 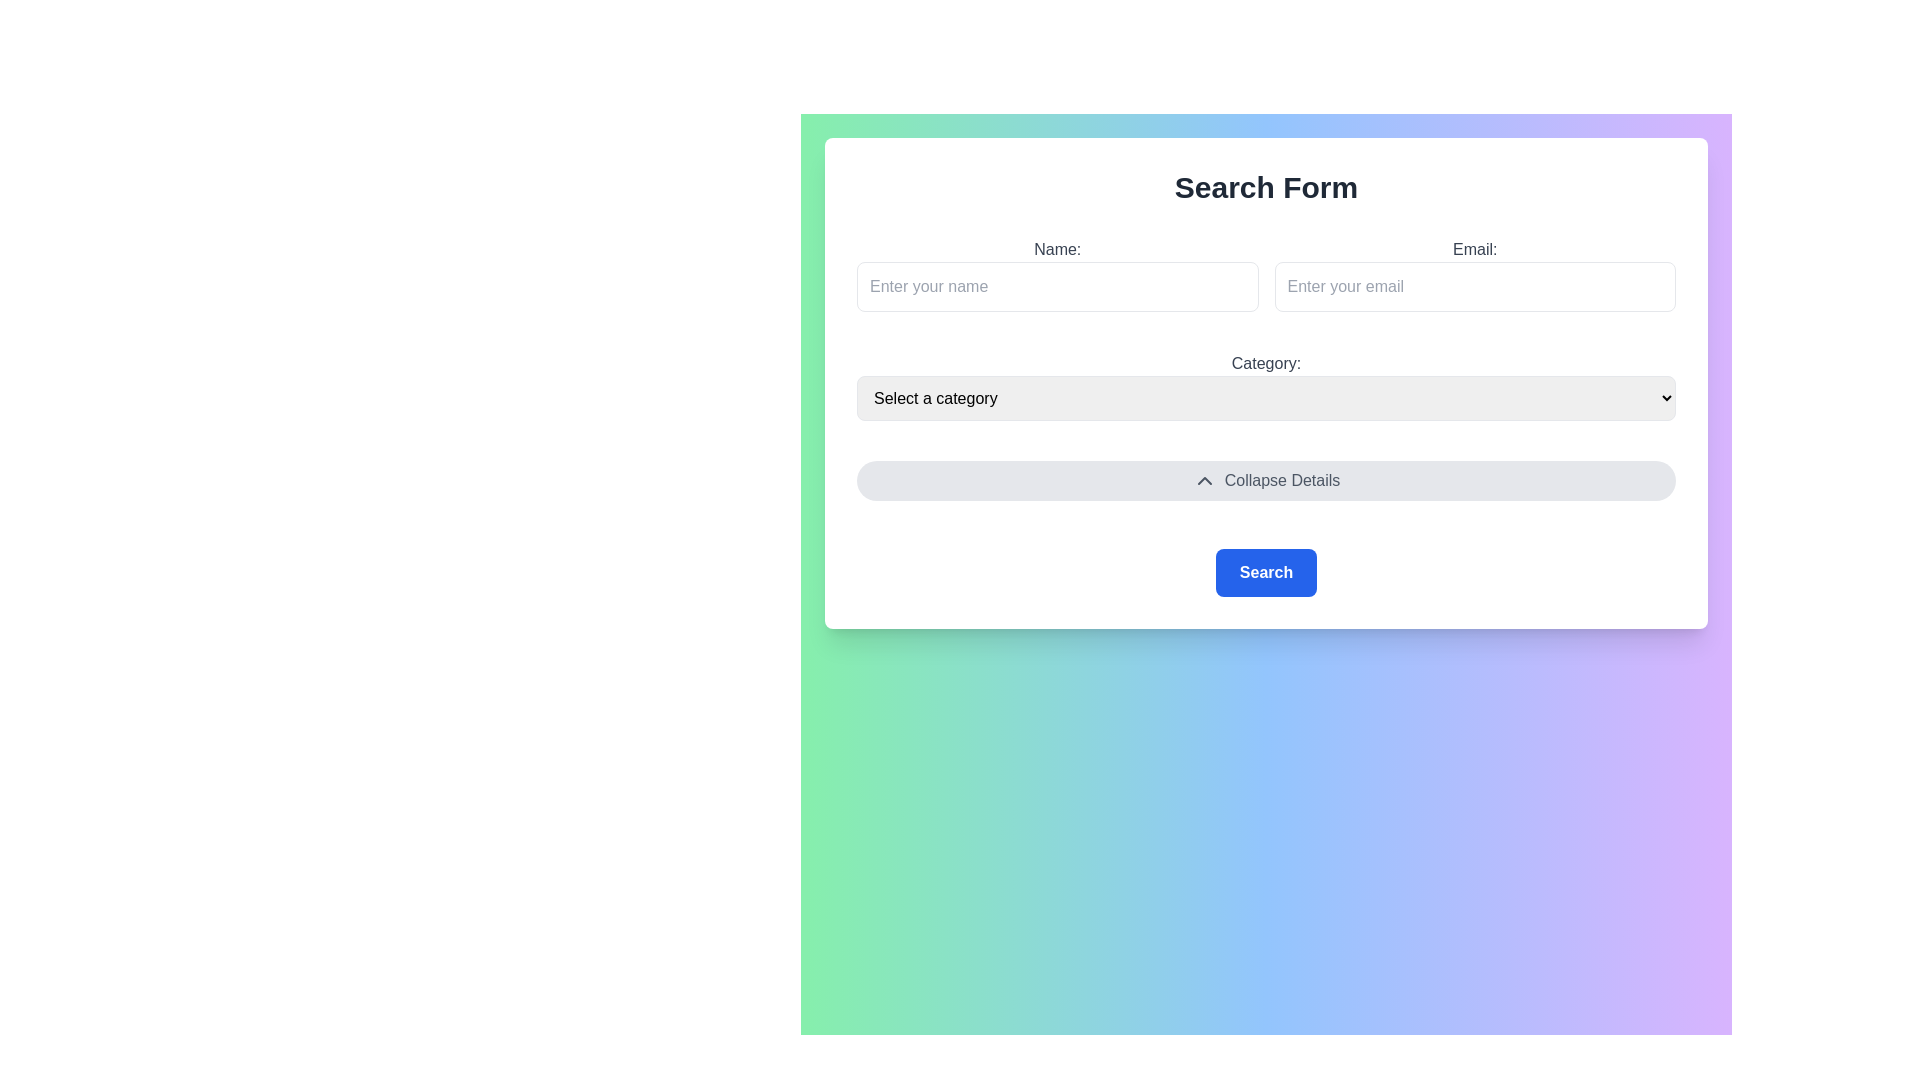 I want to click on the downwards-pointing chevron SVG icon within the 'Collapse Details' button, so click(x=1203, y=481).